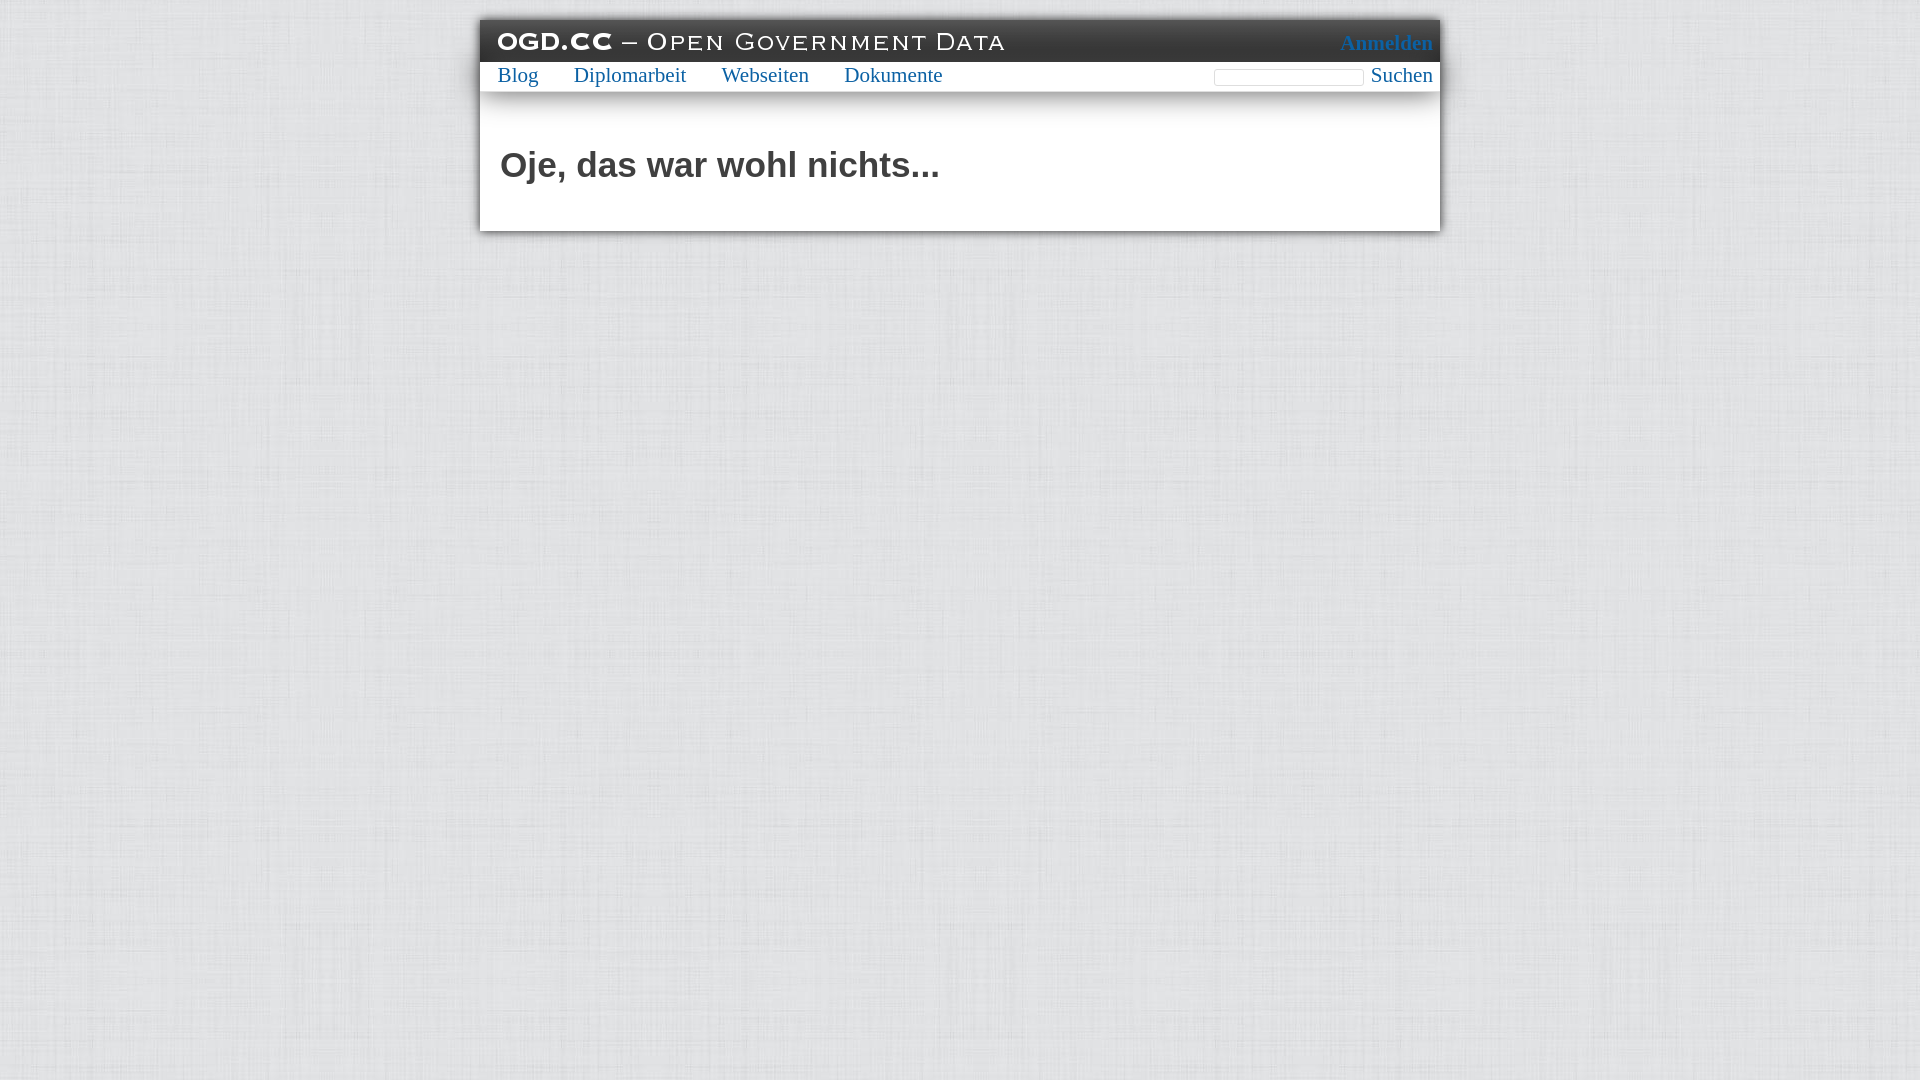 The width and height of the screenshot is (1920, 1080). What do you see at coordinates (764, 73) in the screenshot?
I see `'Webseiten'` at bounding box center [764, 73].